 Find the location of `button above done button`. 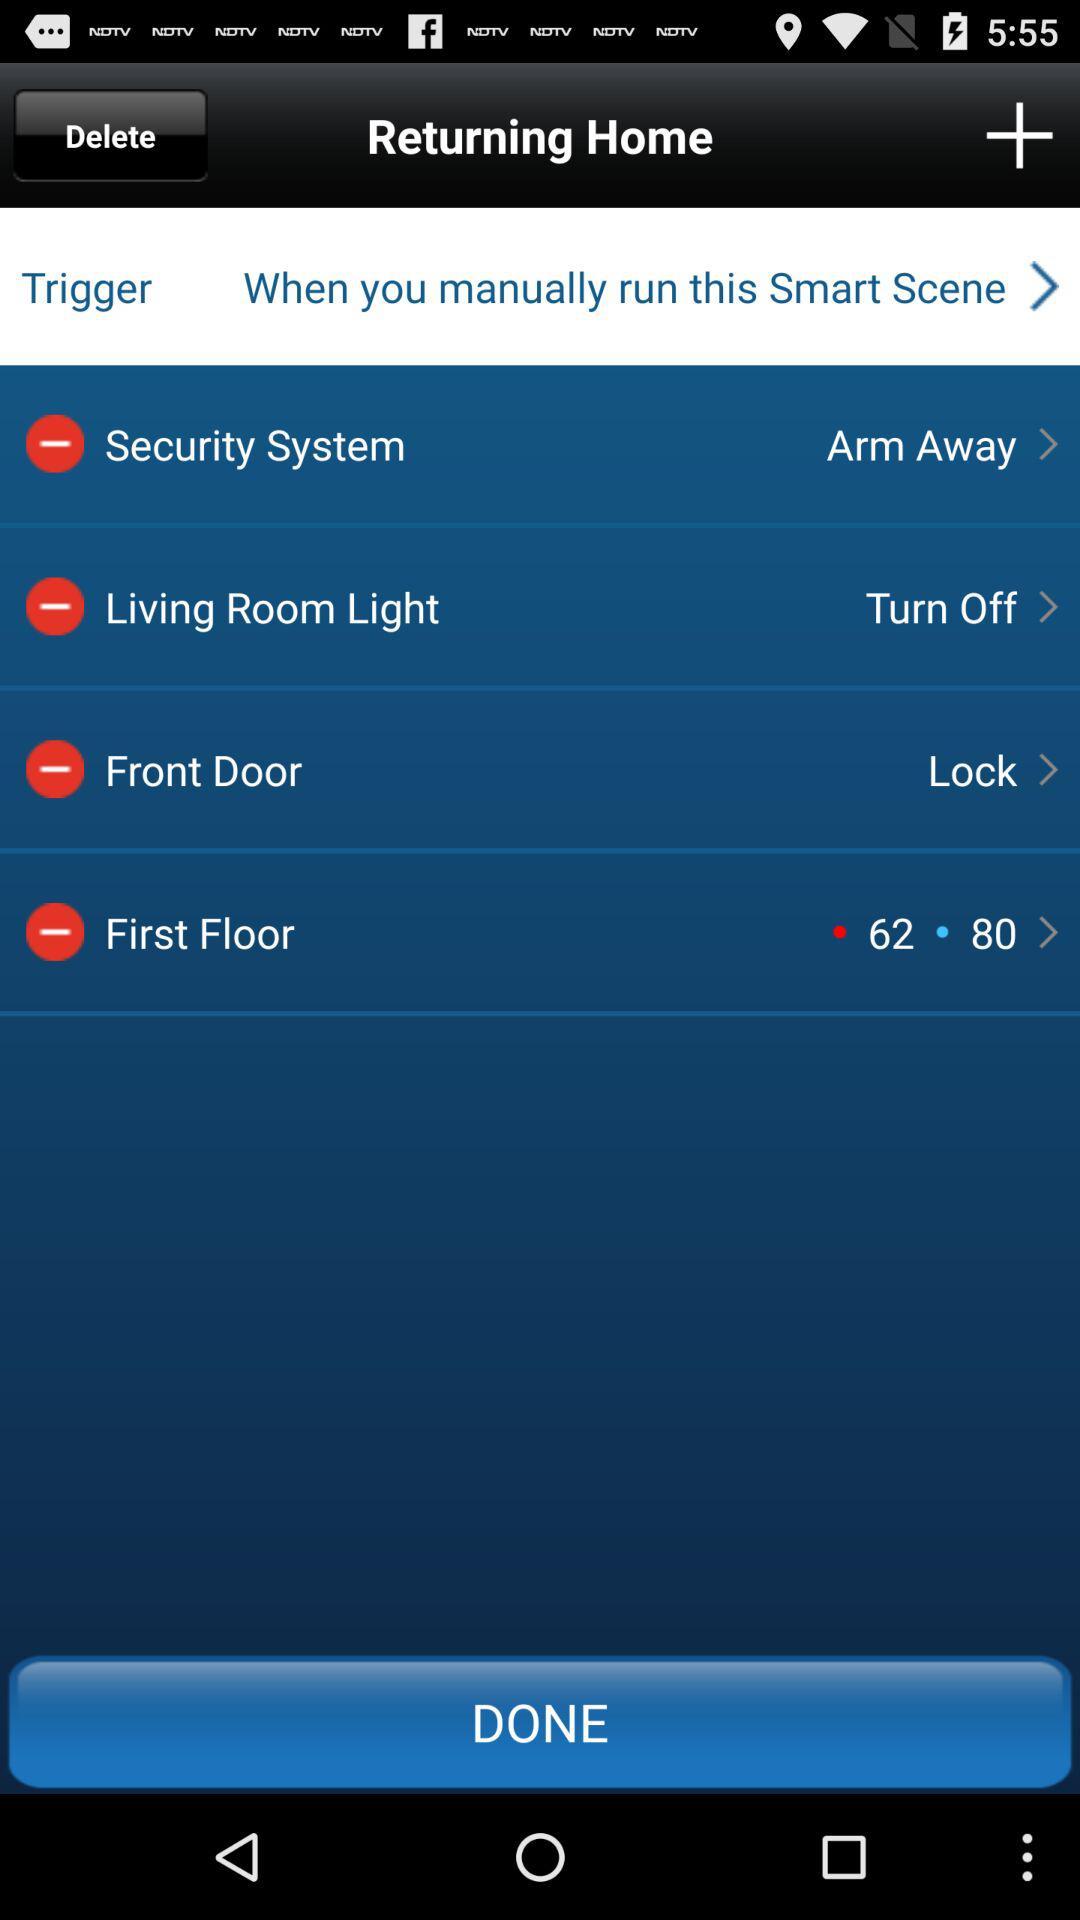

button above done button is located at coordinates (993, 931).